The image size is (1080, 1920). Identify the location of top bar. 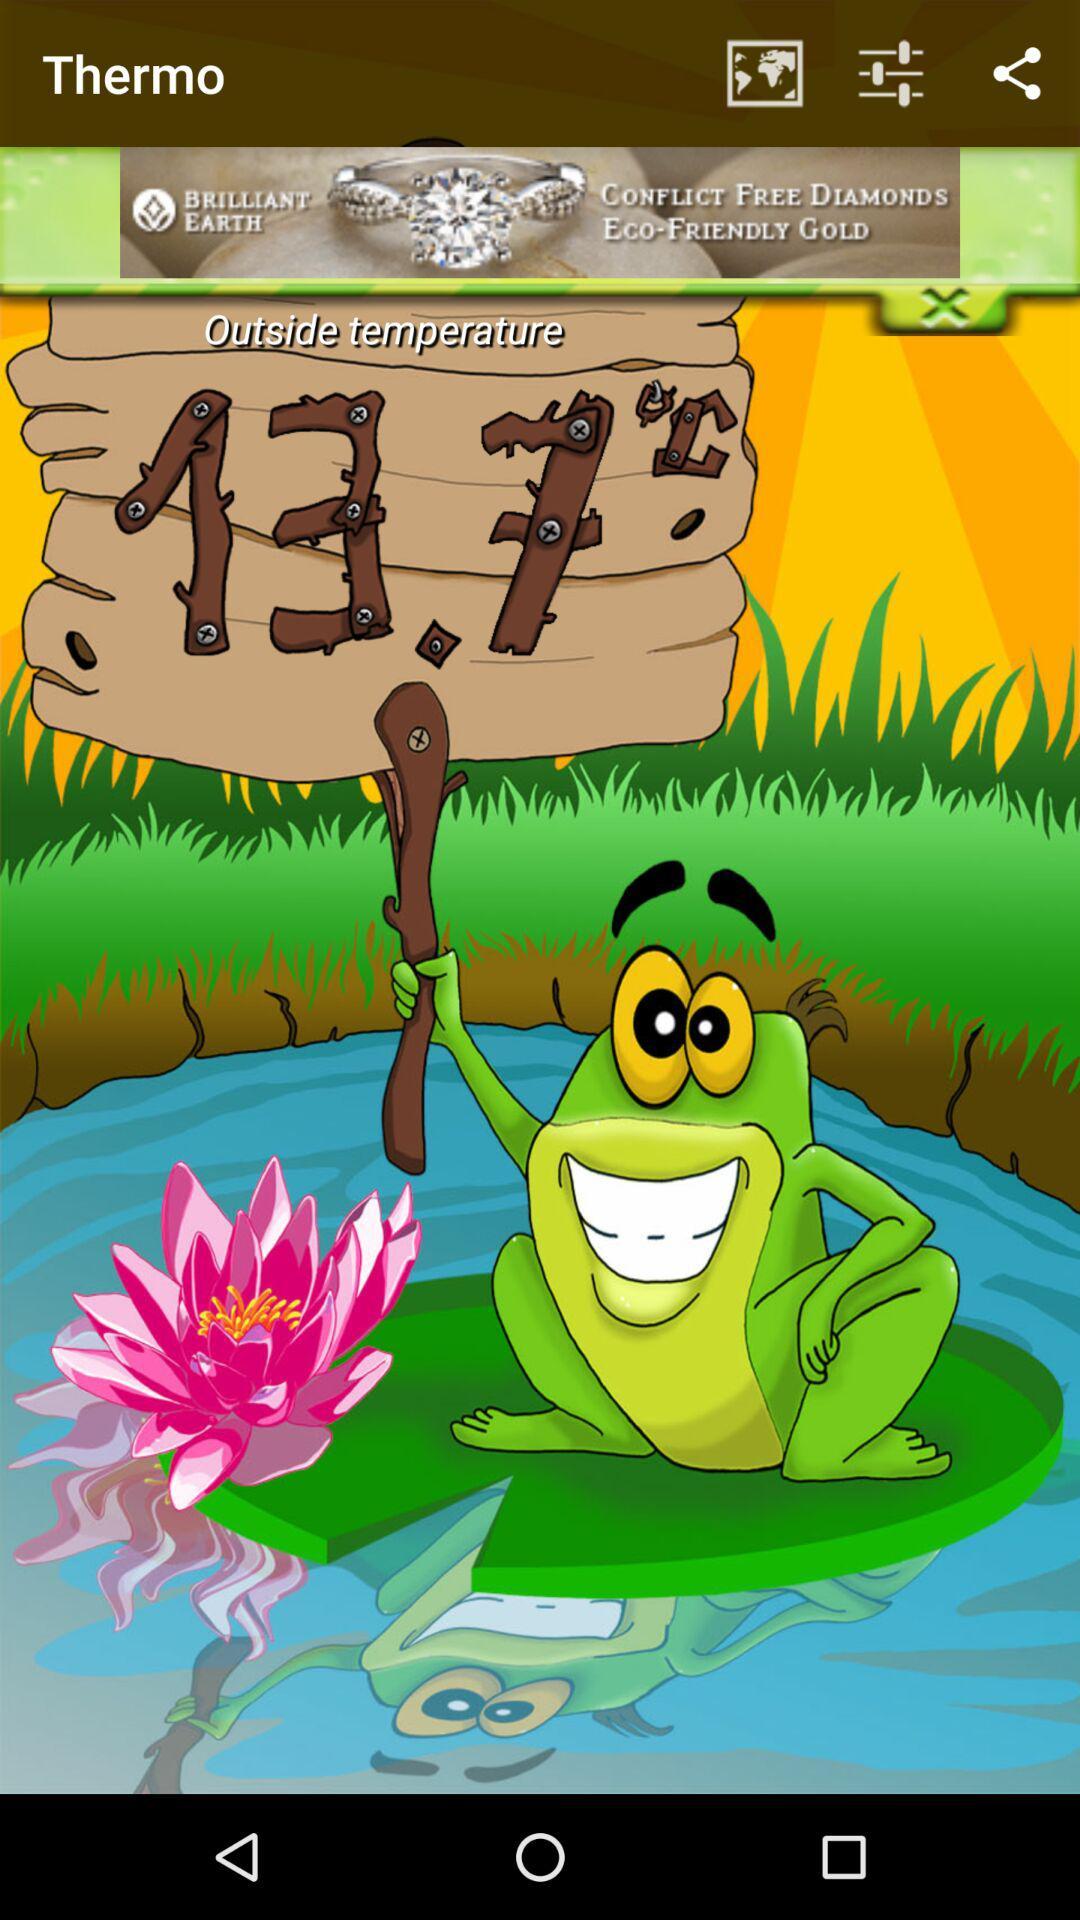
(540, 65).